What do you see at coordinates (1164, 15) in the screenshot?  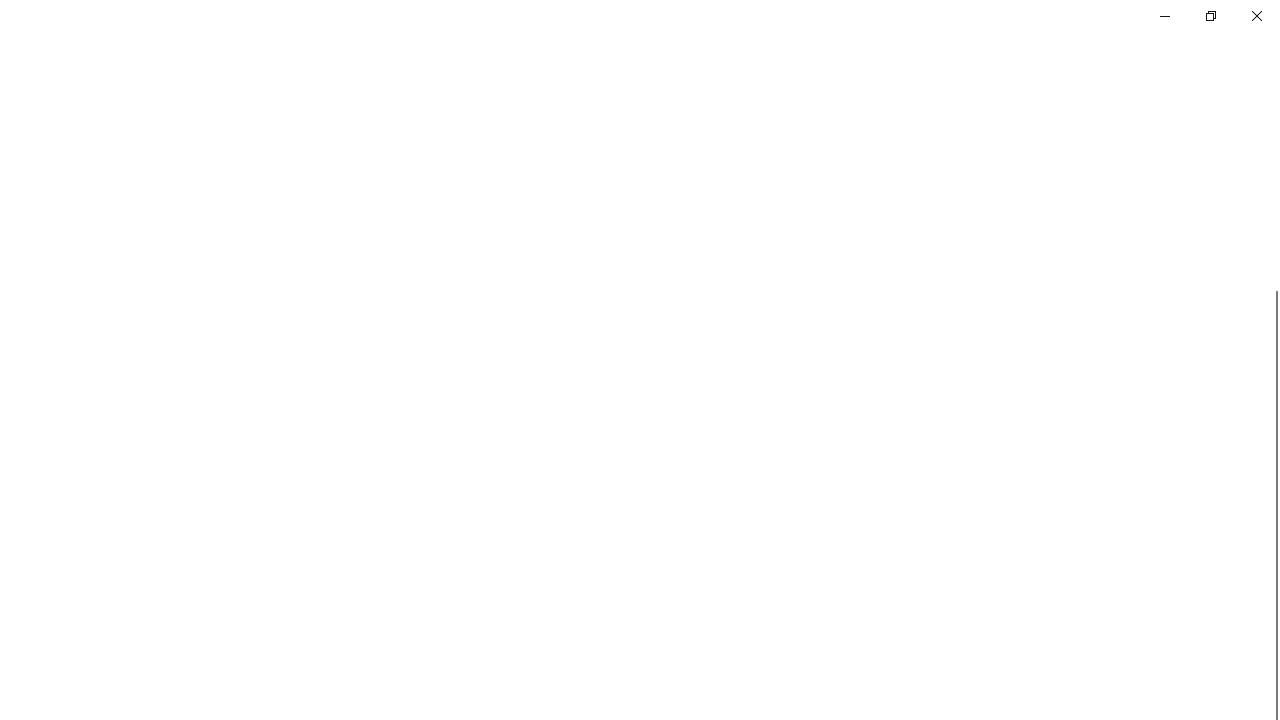 I see `'Minimize Settings'` at bounding box center [1164, 15].